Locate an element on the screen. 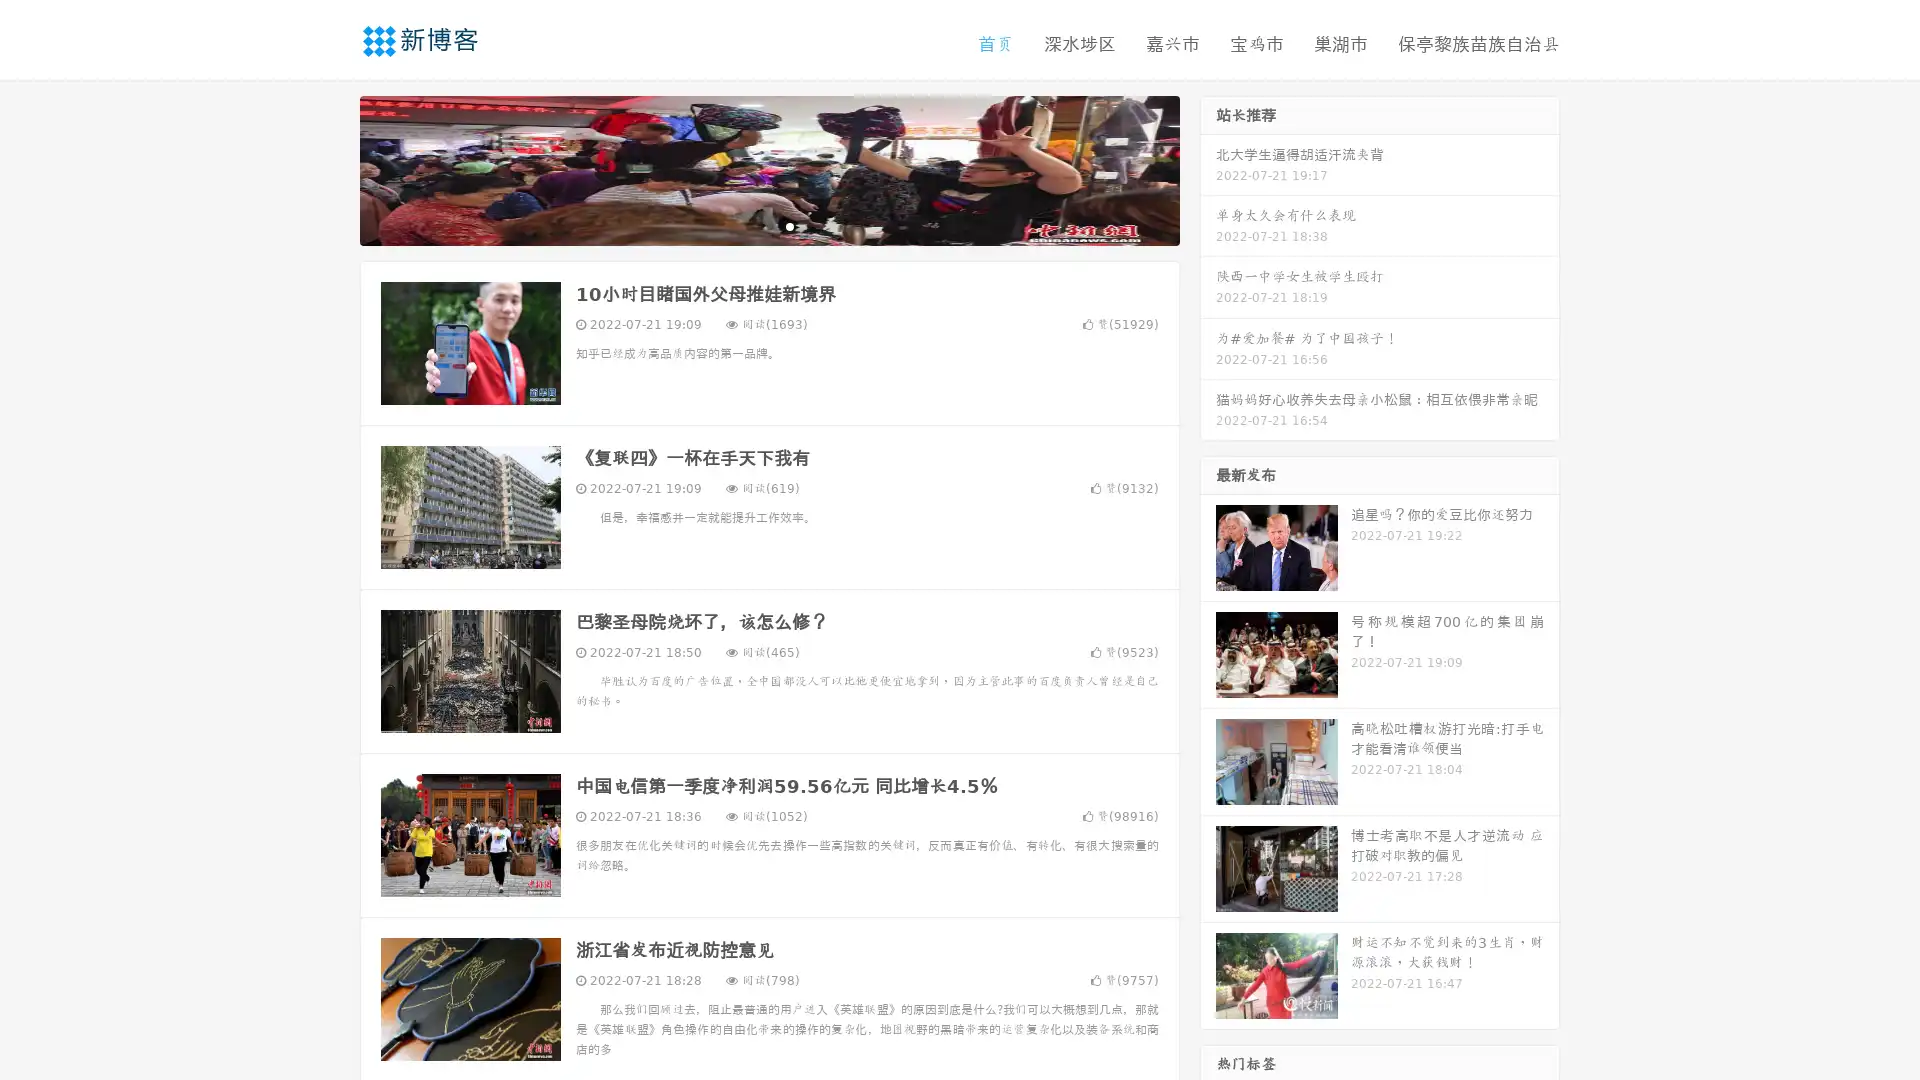 This screenshot has height=1080, width=1920. Go to slide 2 is located at coordinates (768, 225).